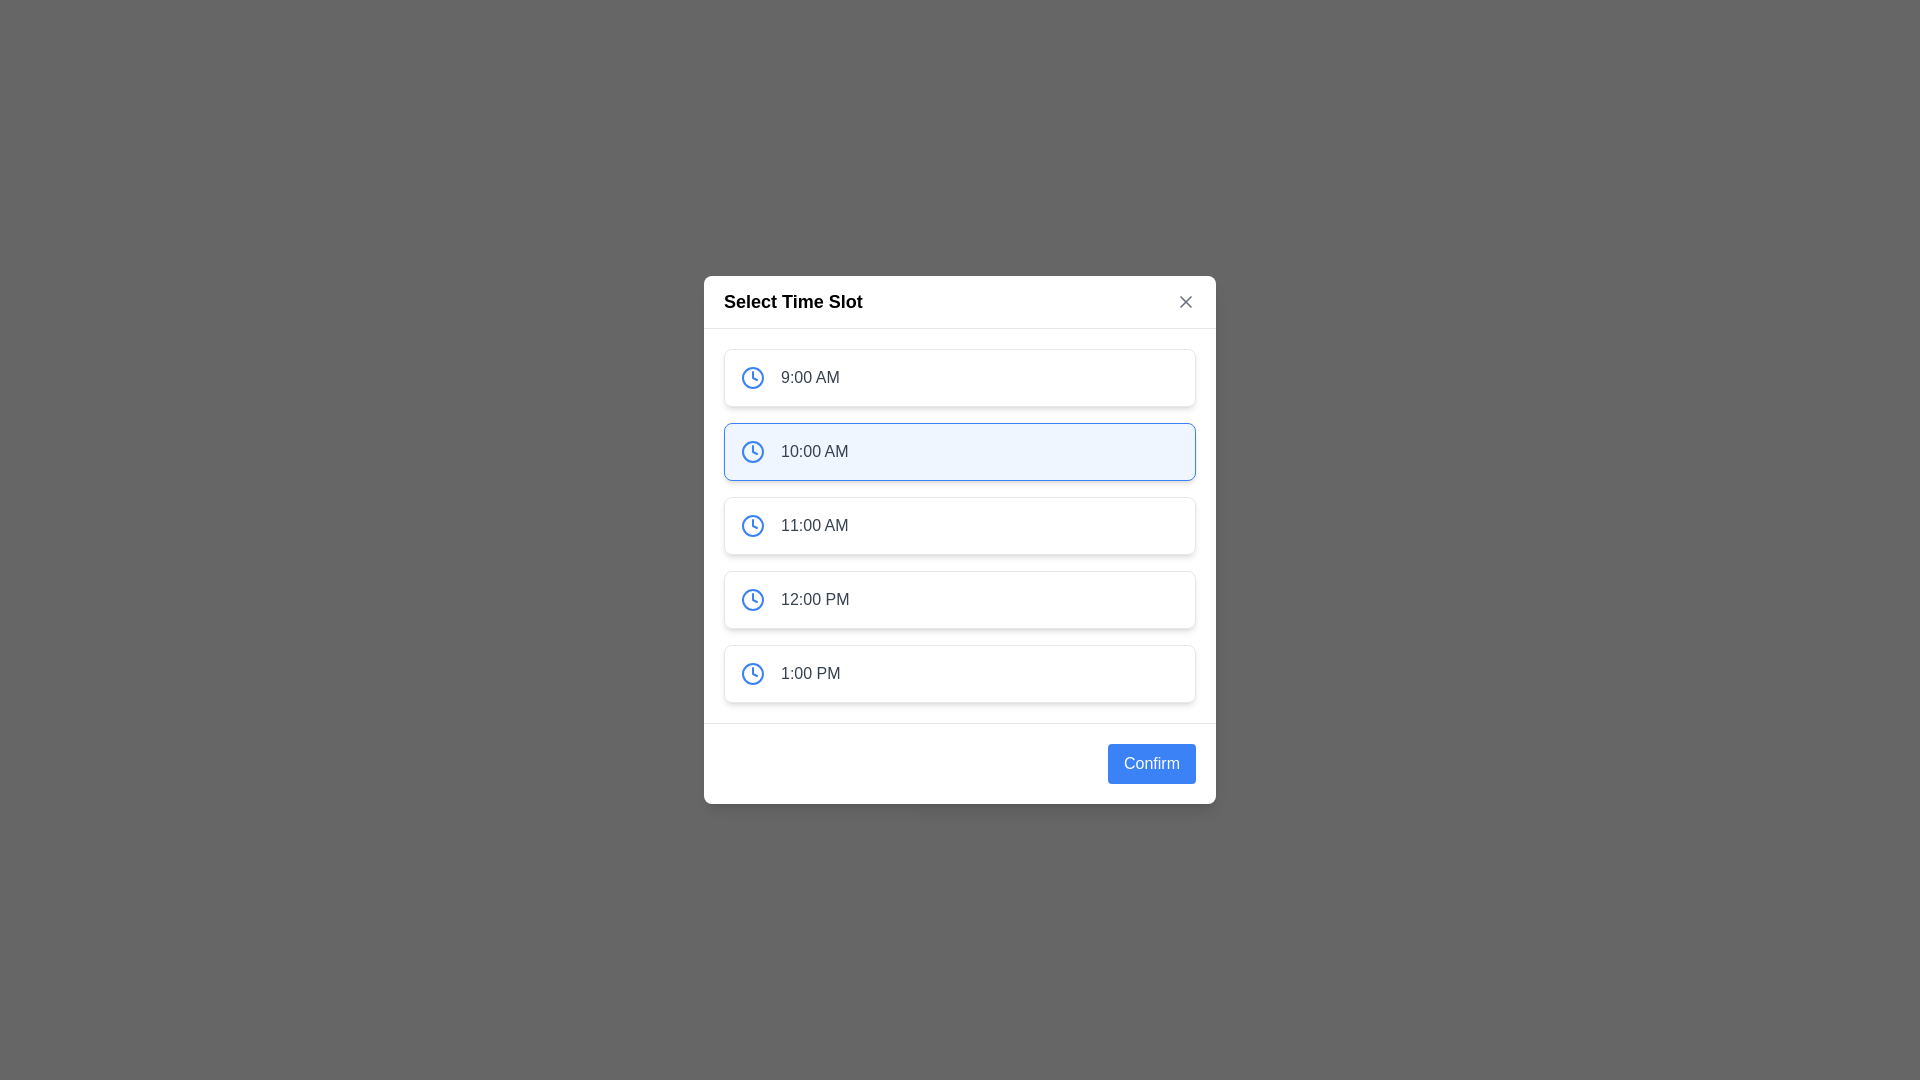 Image resolution: width=1920 pixels, height=1080 pixels. Describe the element at coordinates (960, 674) in the screenshot. I see `the time slot labeled 1:00 PM to select it` at that location.